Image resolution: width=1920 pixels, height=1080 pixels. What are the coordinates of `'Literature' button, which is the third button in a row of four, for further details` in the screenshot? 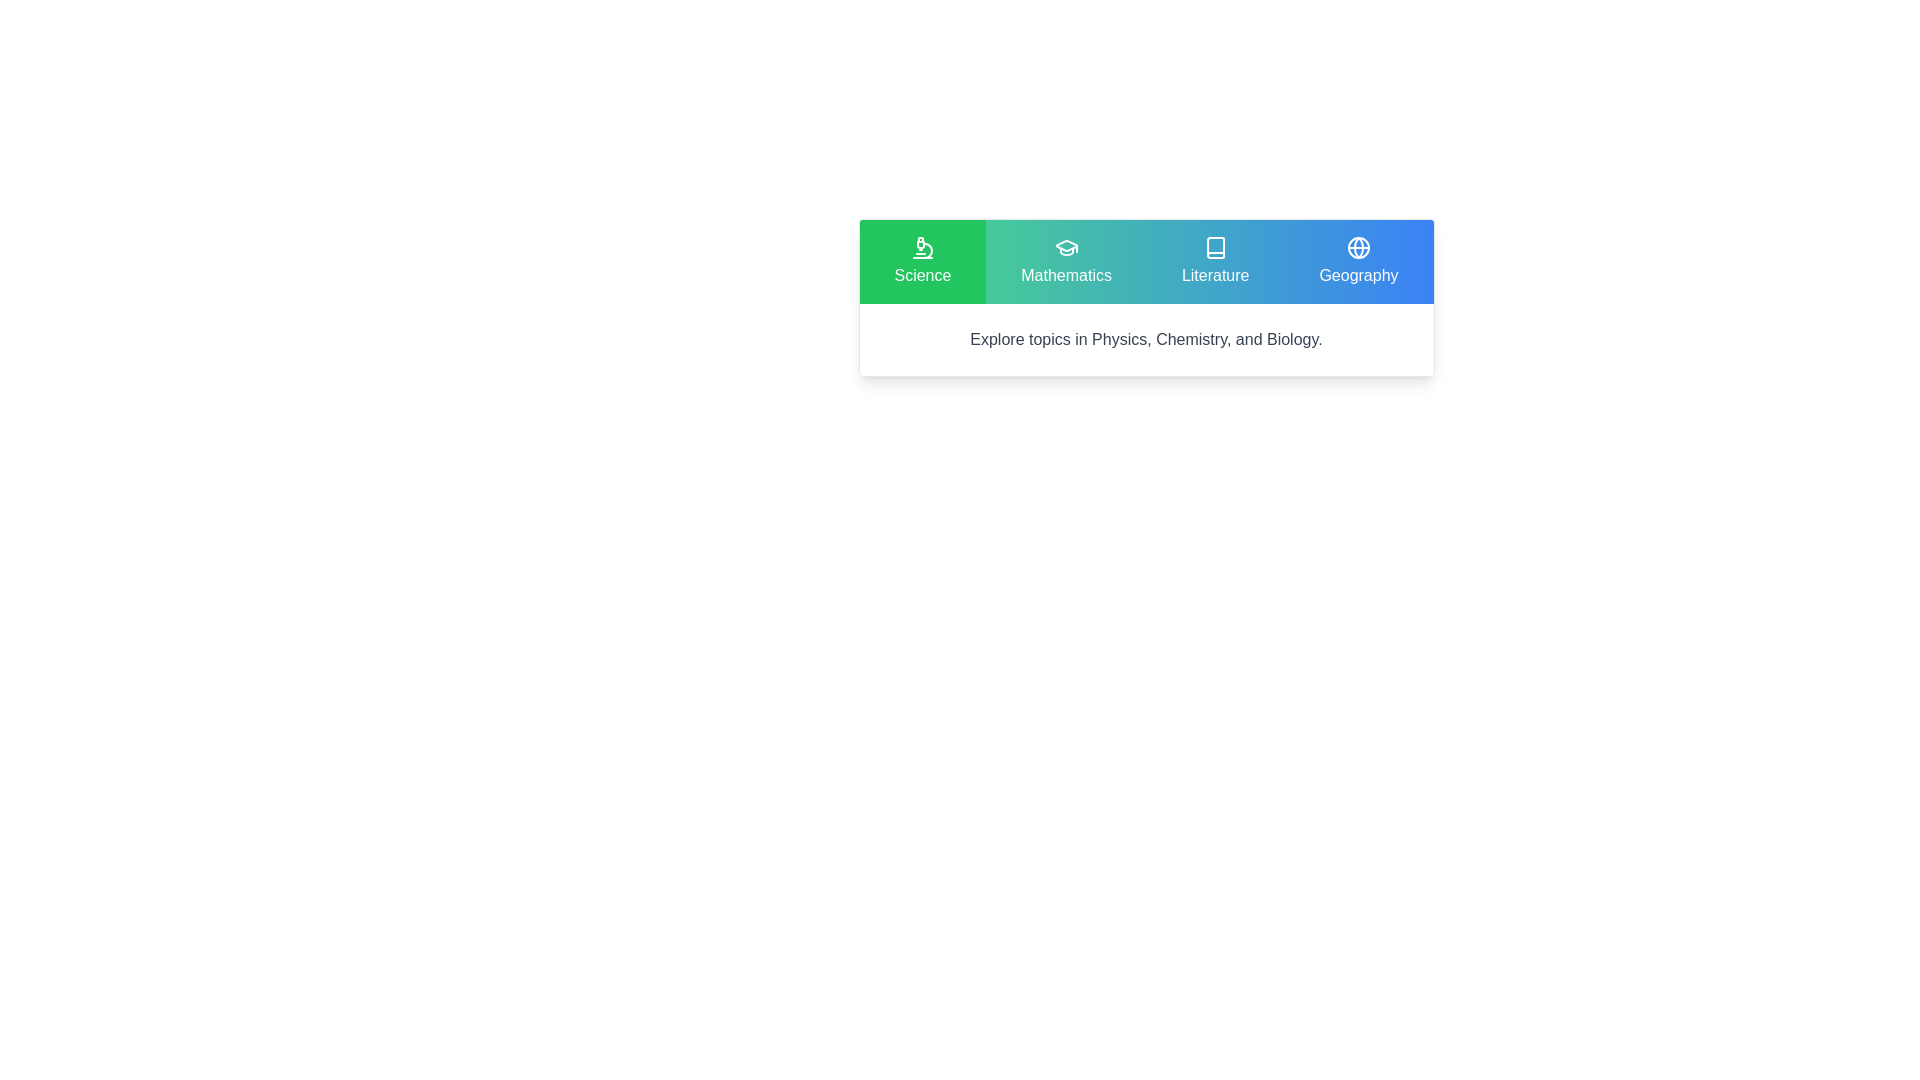 It's located at (1214, 261).